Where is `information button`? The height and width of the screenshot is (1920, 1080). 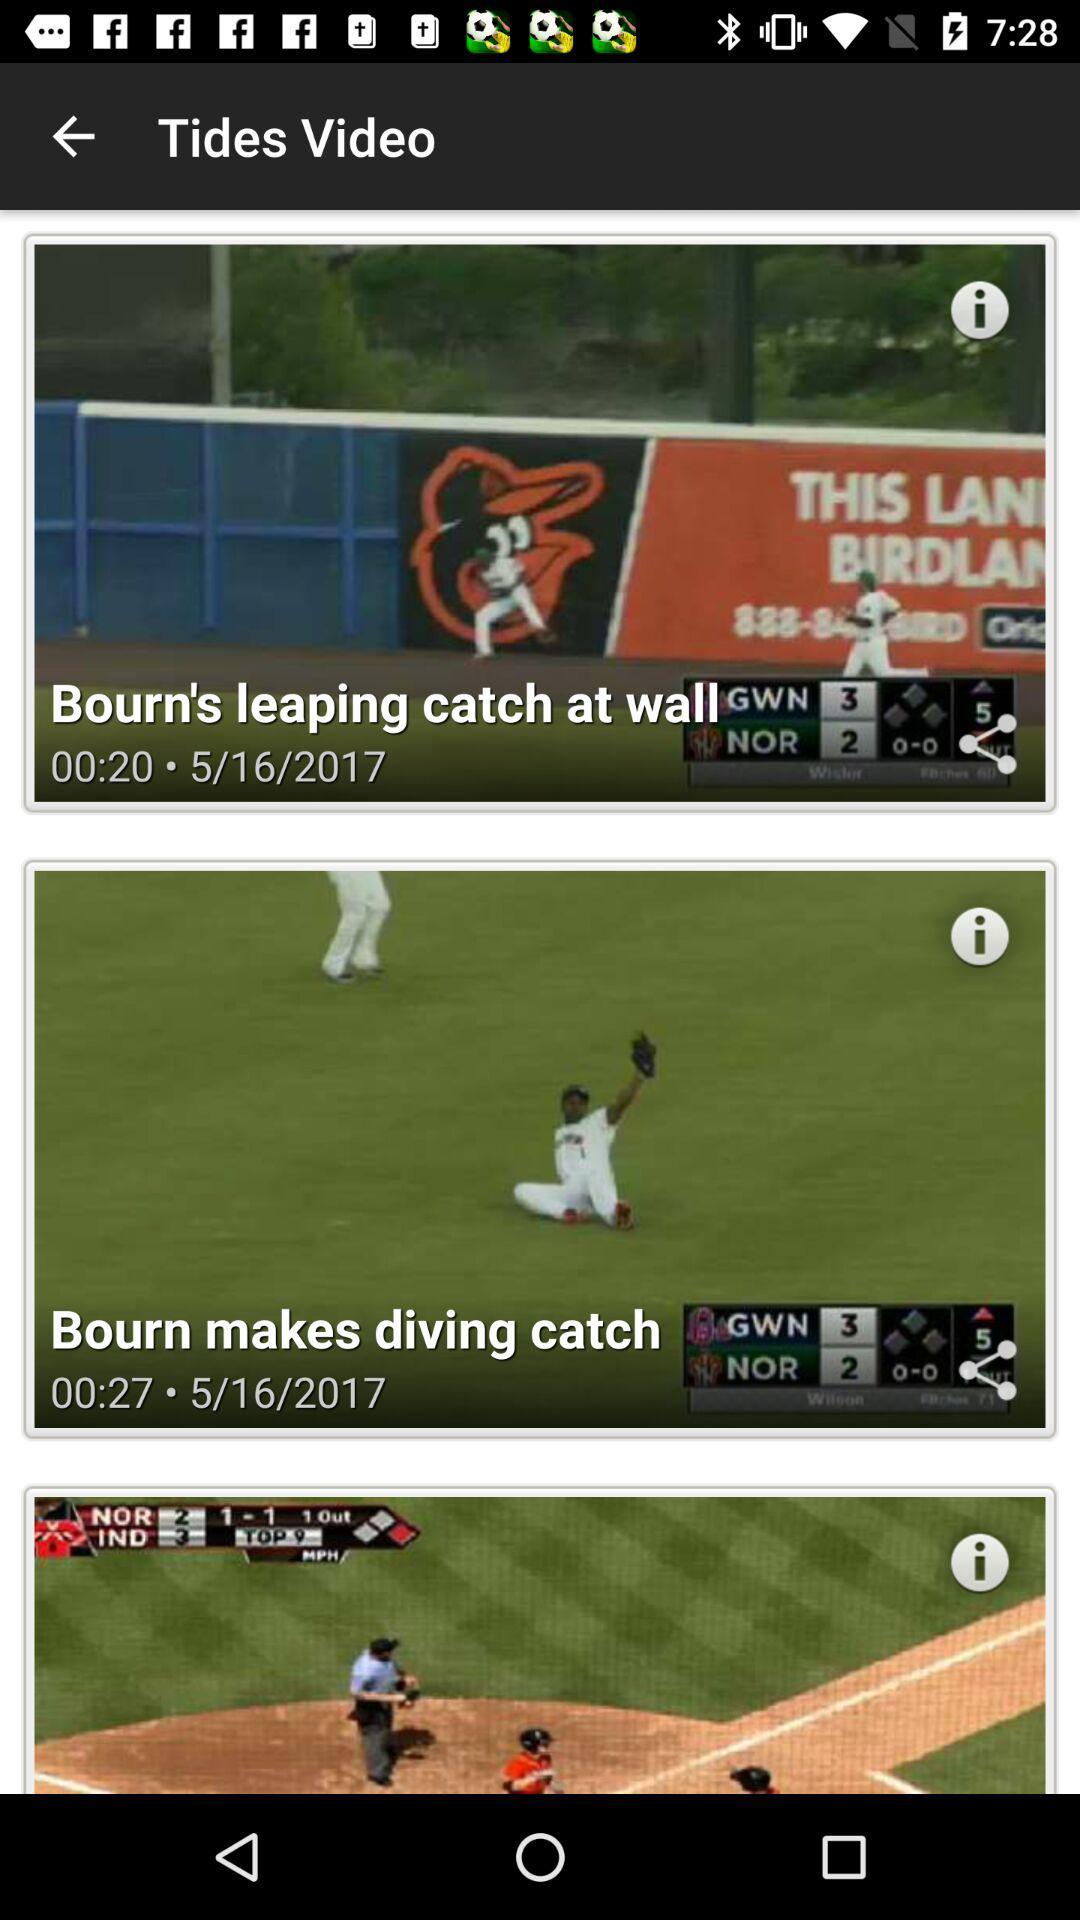 information button is located at coordinates (978, 309).